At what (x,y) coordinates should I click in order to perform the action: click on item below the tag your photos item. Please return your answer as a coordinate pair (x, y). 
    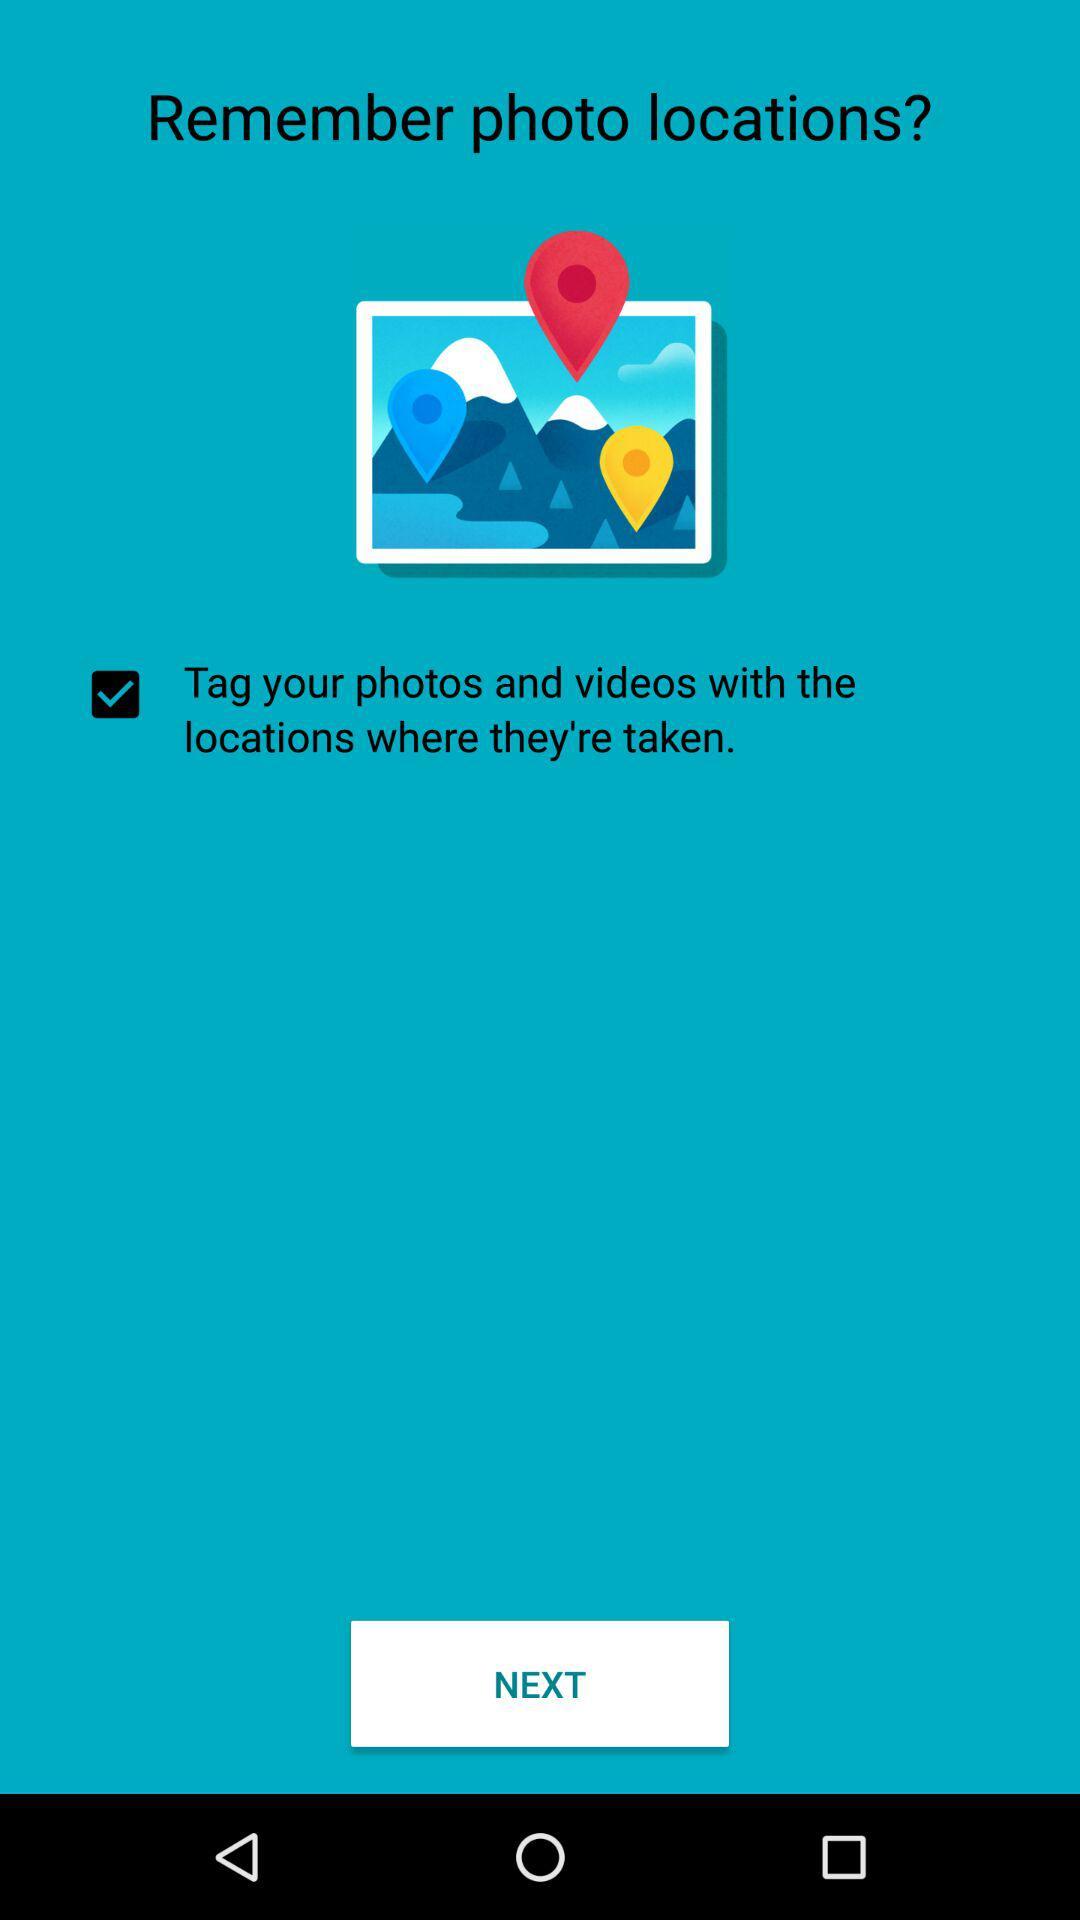
    Looking at the image, I should click on (540, 1682).